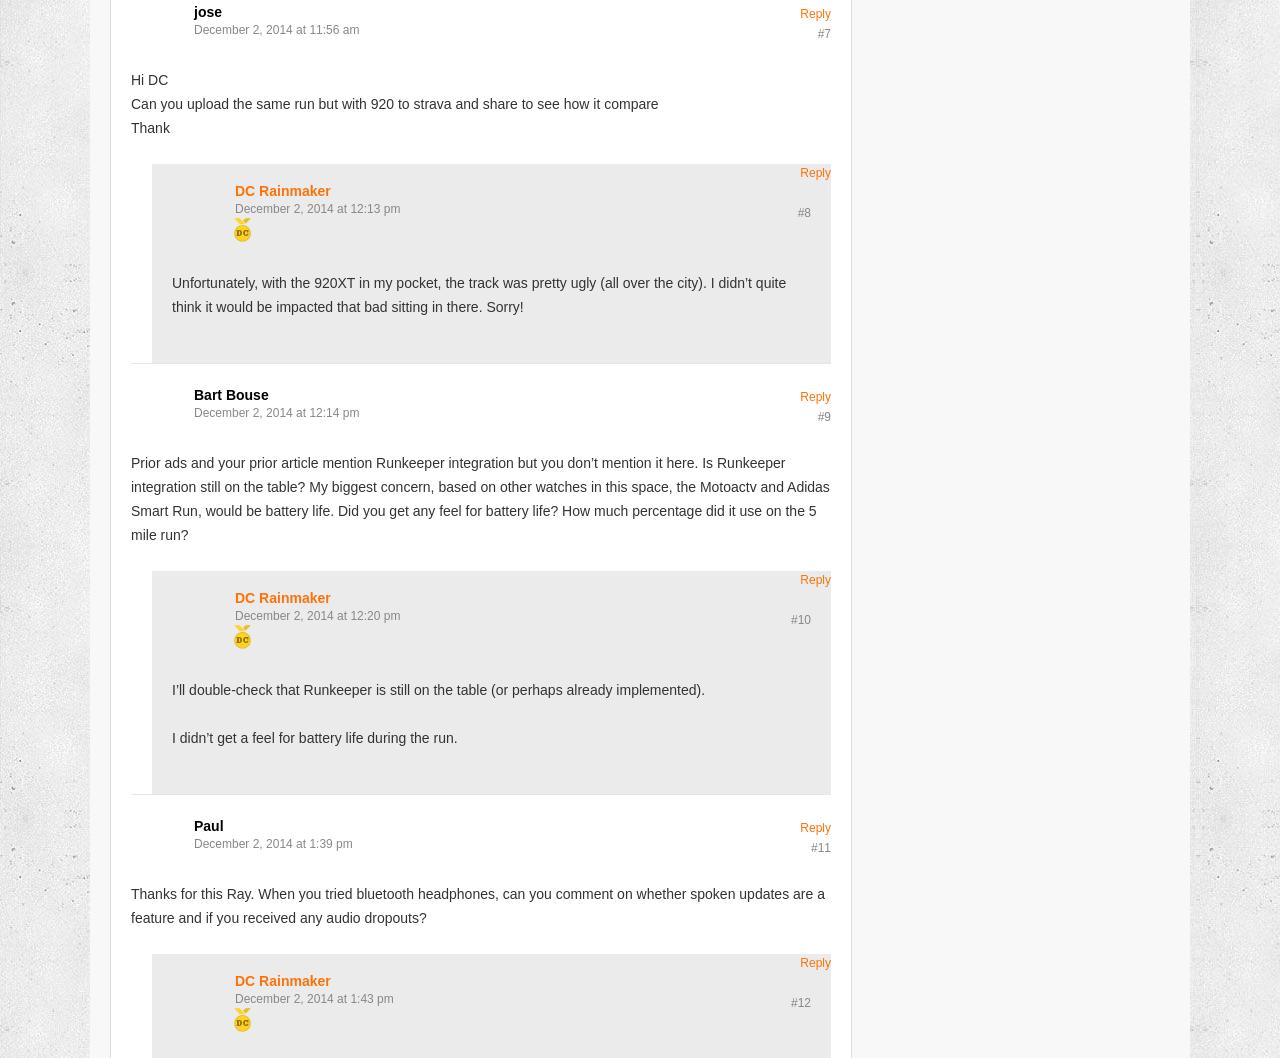 The image size is (1280, 1058). What do you see at coordinates (313, 737) in the screenshot?
I see `'I didn’t get a feel for battery life during the run.'` at bounding box center [313, 737].